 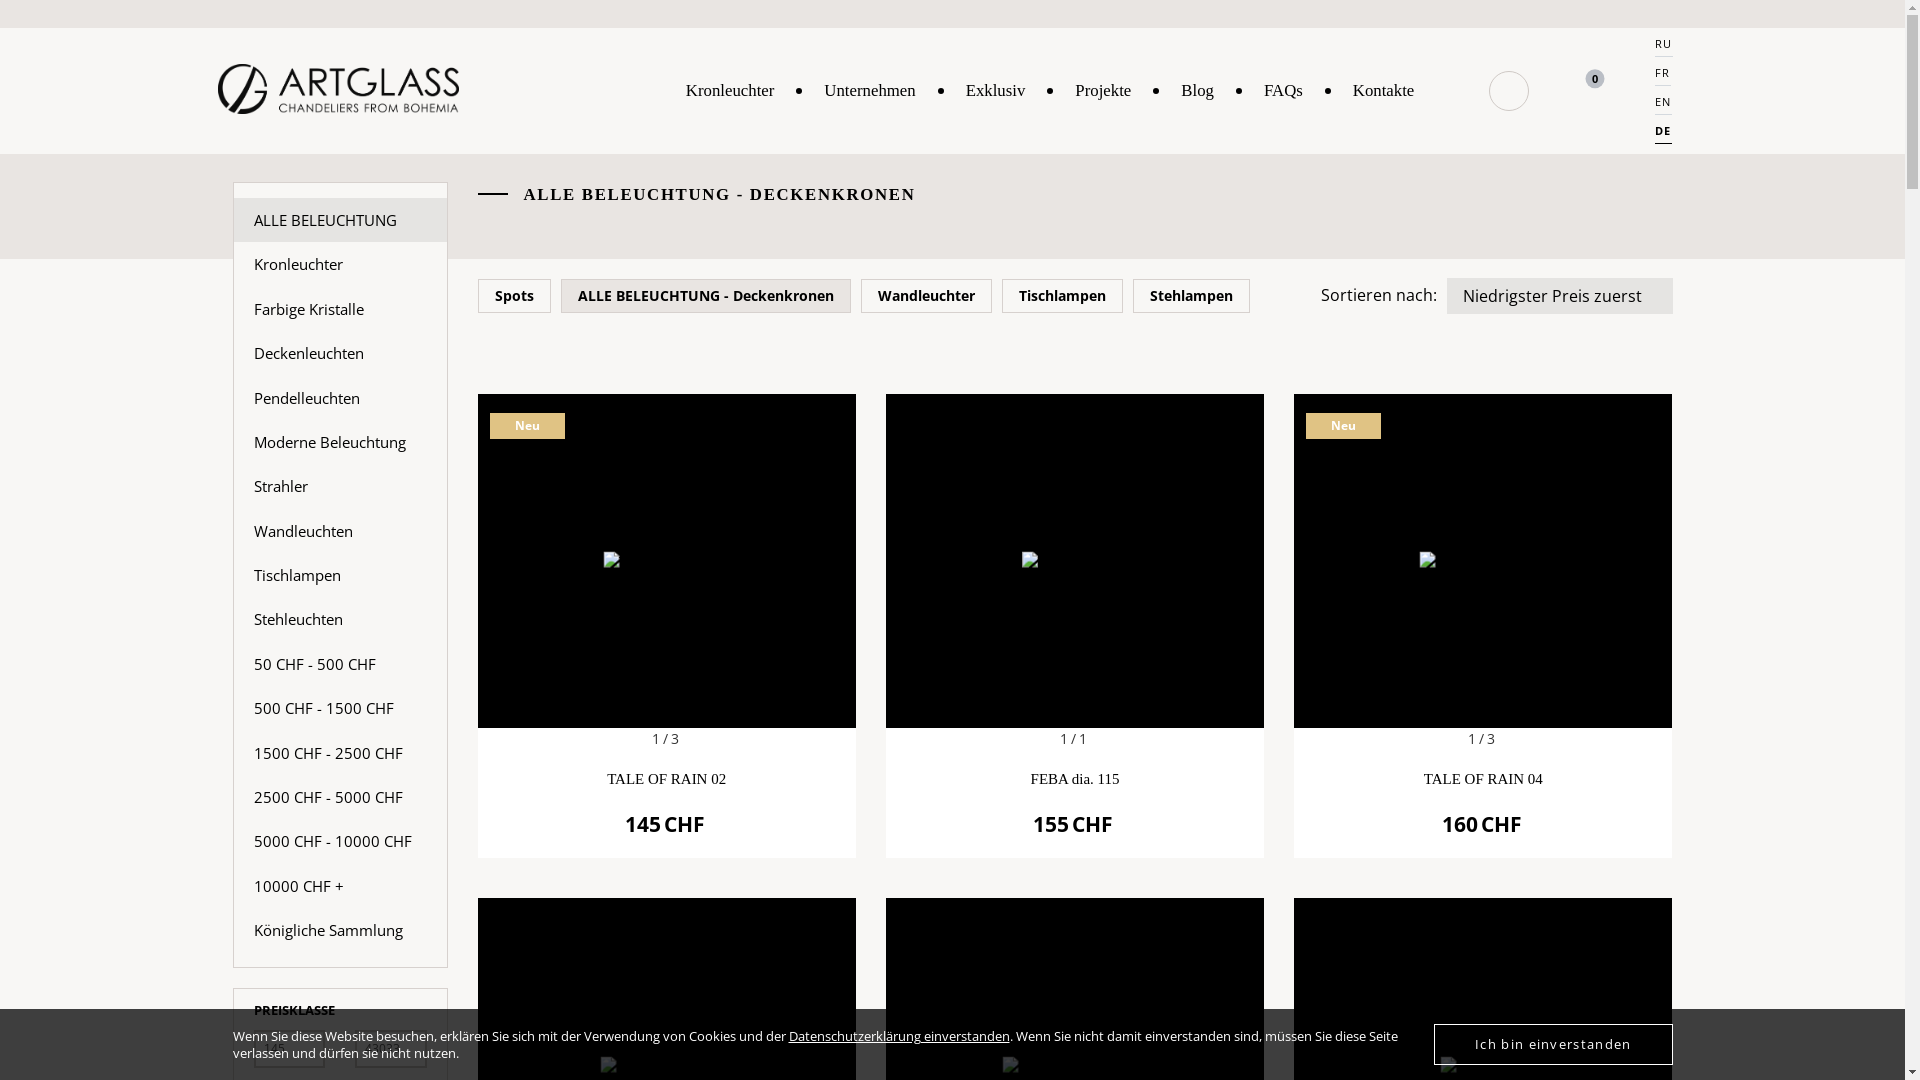 I want to click on 'Kronleuchter', so click(x=340, y=262).